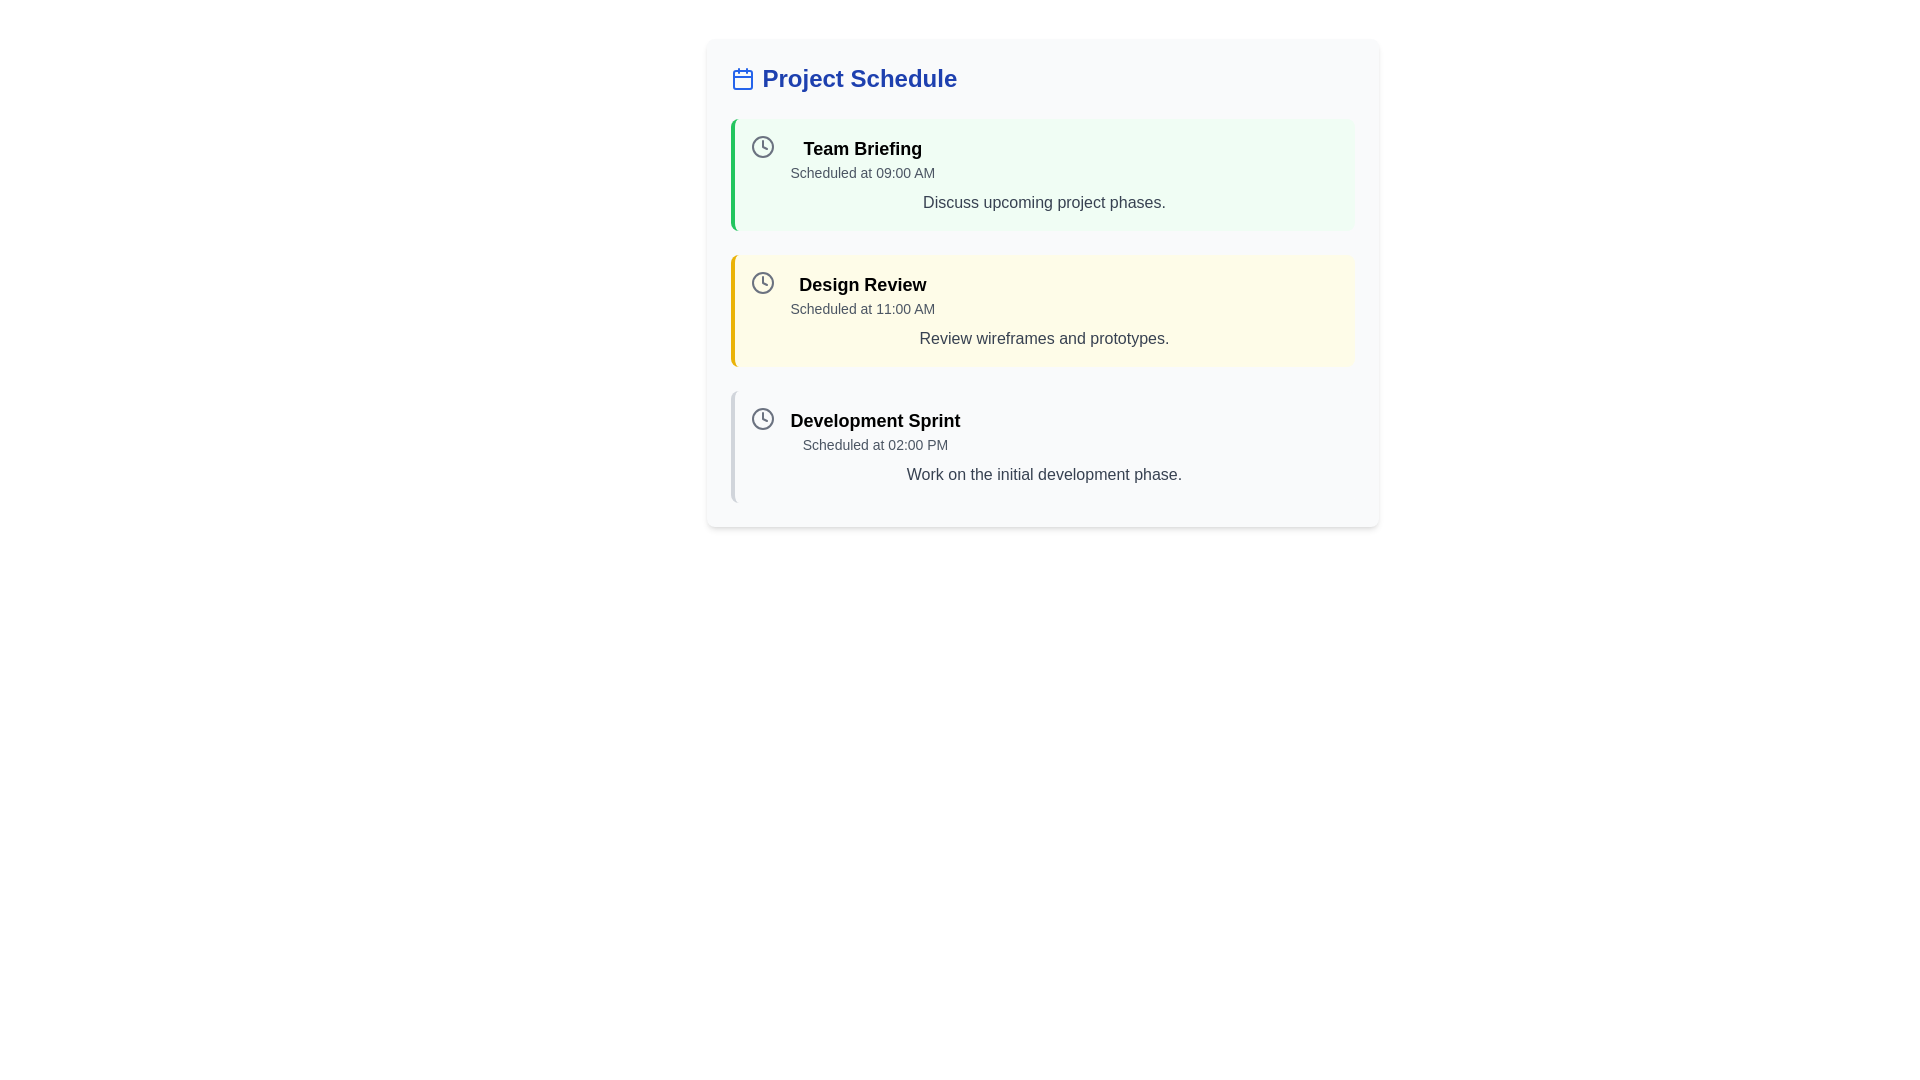 The width and height of the screenshot is (1920, 1080). What do you see at coordinates (862, 308) in the screenshot?
I see `scheduled time information label for the 'Design Review' event located directly below the 'Design Review' title in the Project Schedule section` at bounding box center [862, 308].